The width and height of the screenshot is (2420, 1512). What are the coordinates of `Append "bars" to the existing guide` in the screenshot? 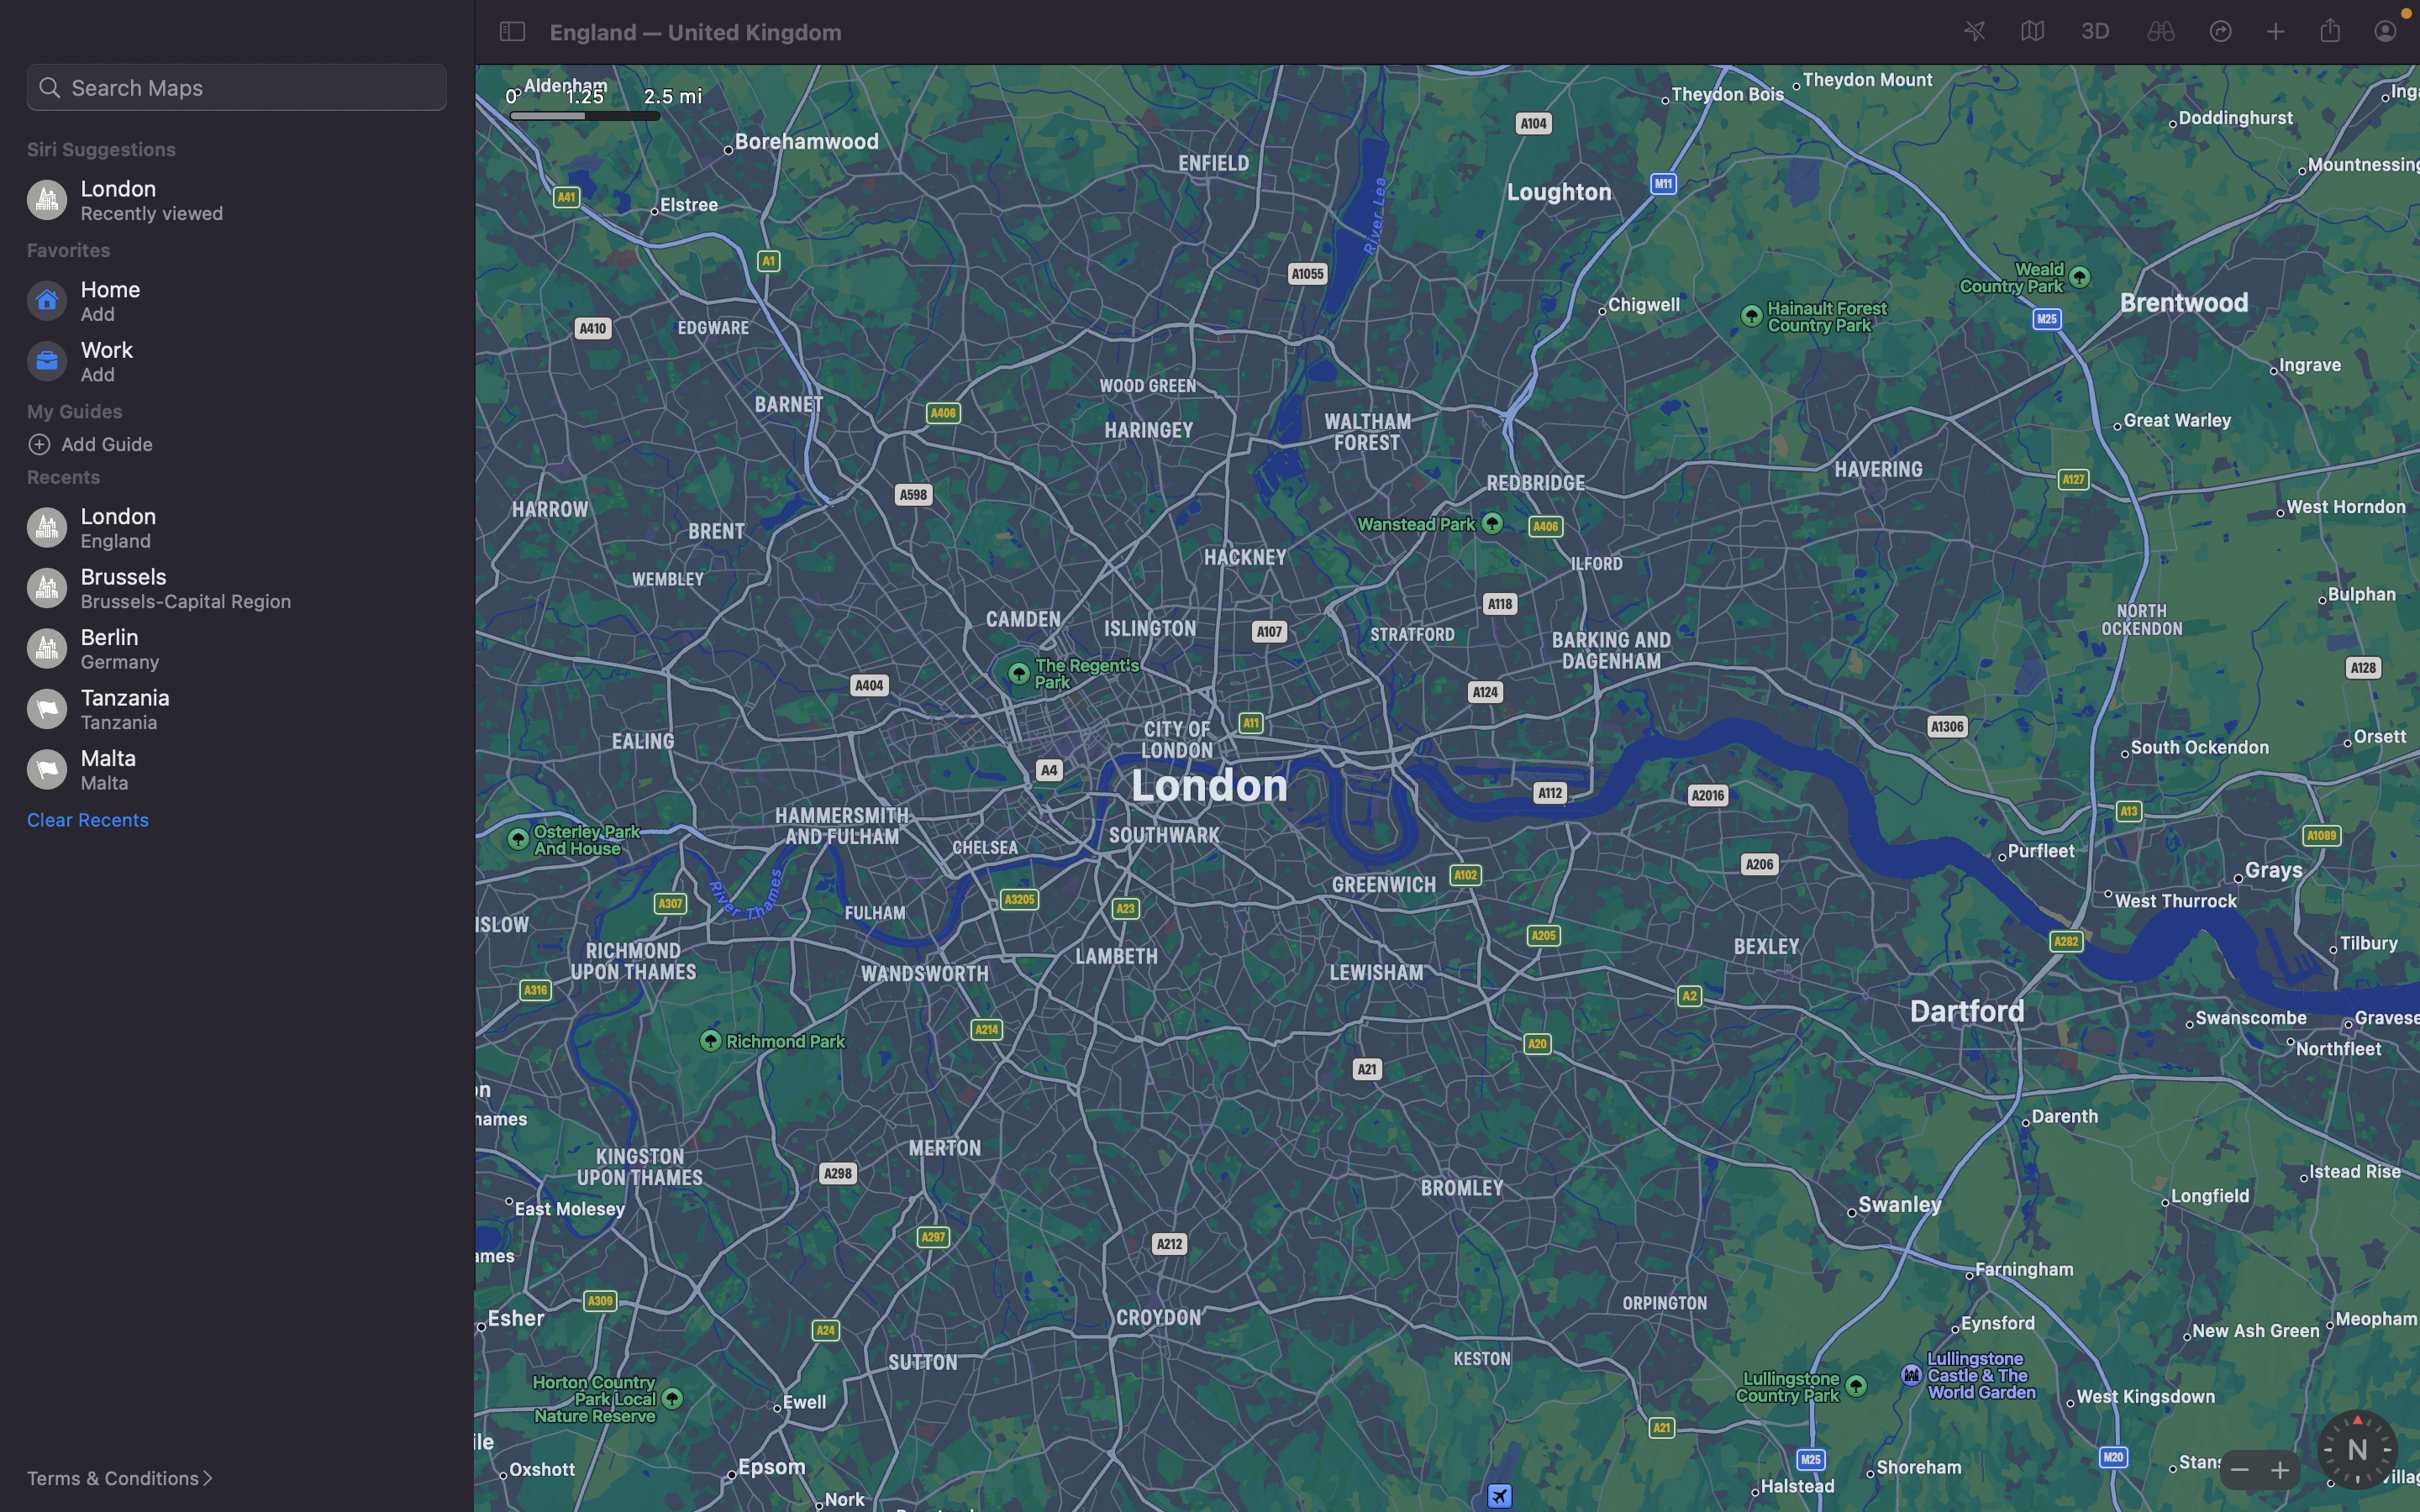 It's located at (244, 443).